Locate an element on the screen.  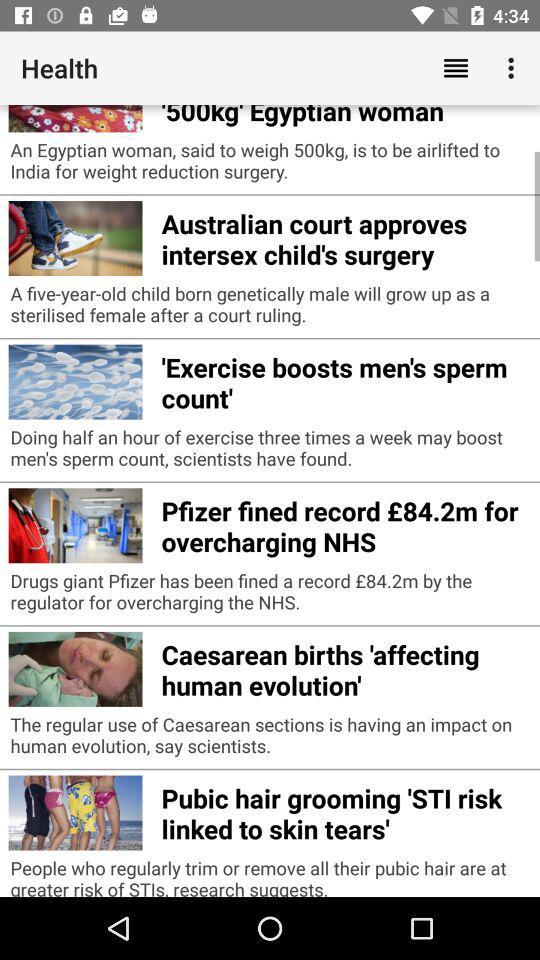
the item below drugs giant pfizer icon is located at coordinates (344, 667).